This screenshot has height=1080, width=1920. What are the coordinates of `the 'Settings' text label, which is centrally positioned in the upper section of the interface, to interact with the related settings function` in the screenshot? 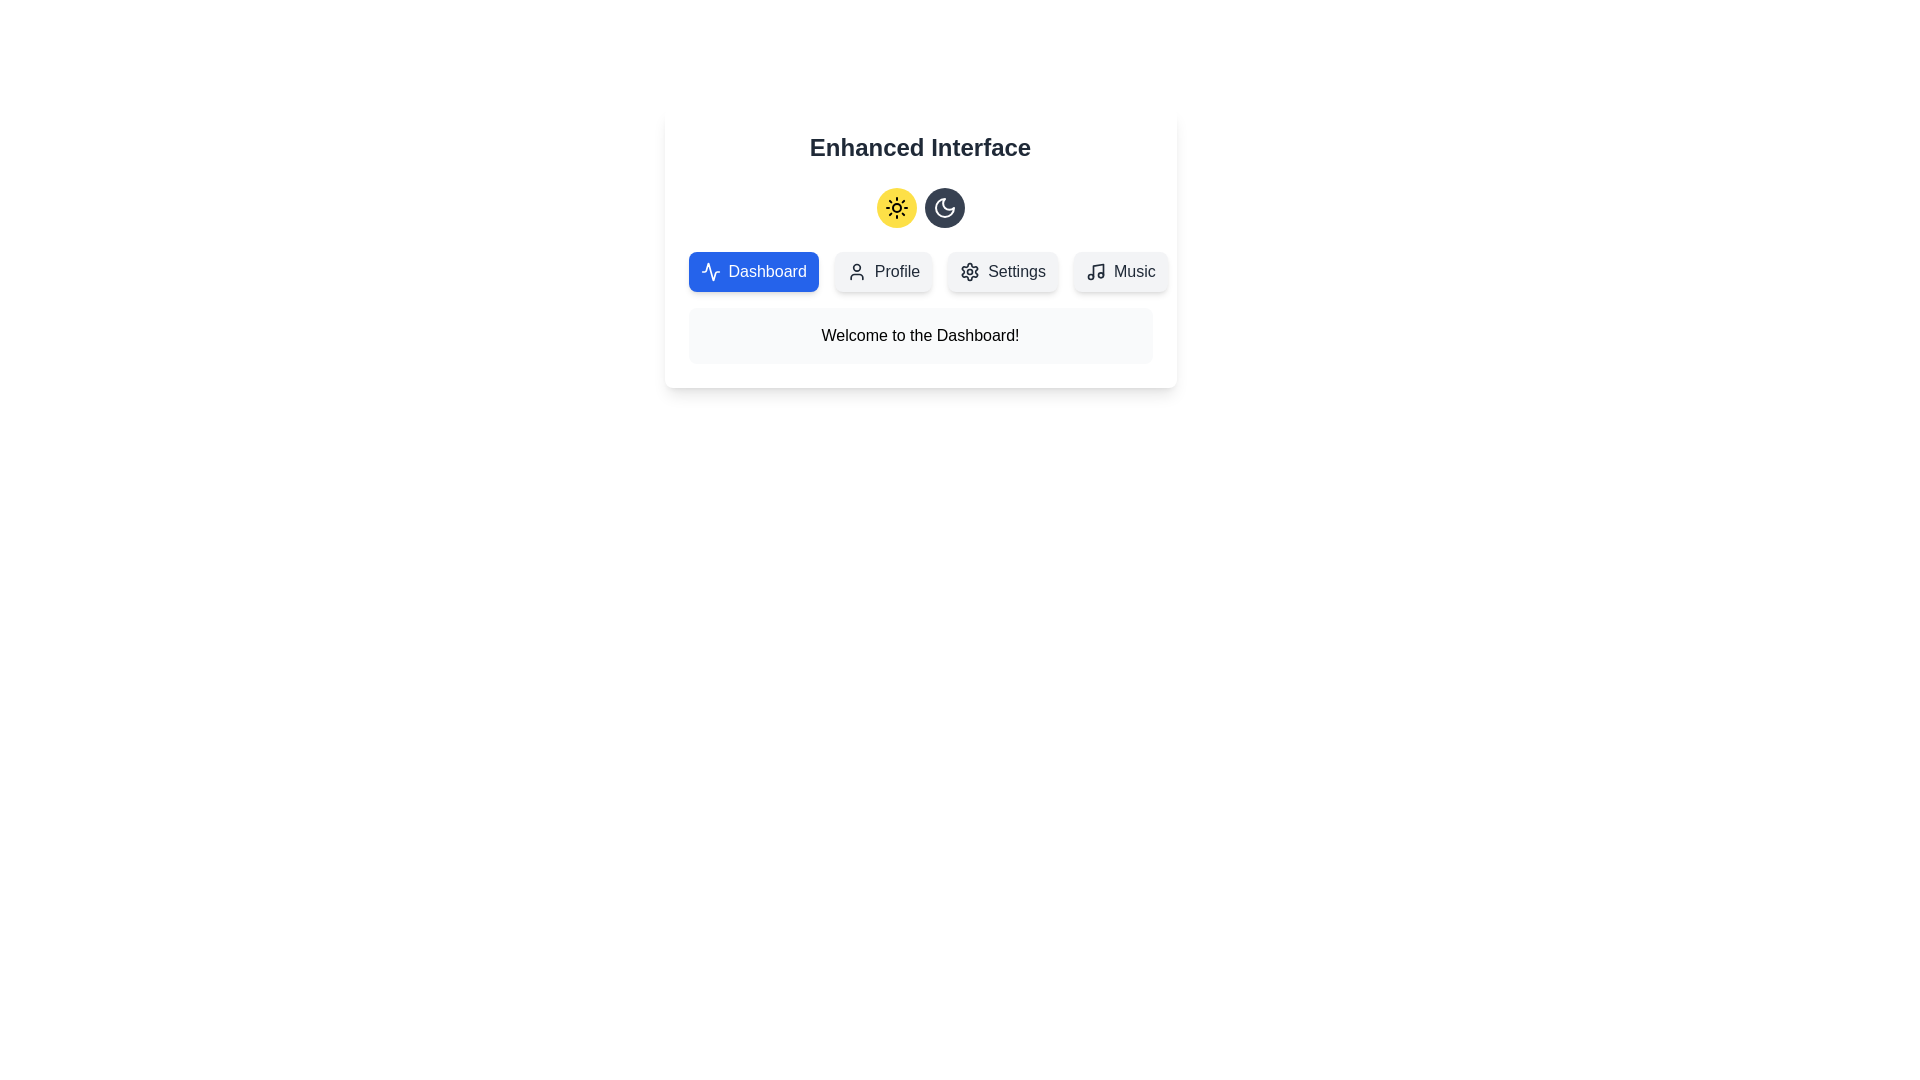 It's located at (1017, 272).